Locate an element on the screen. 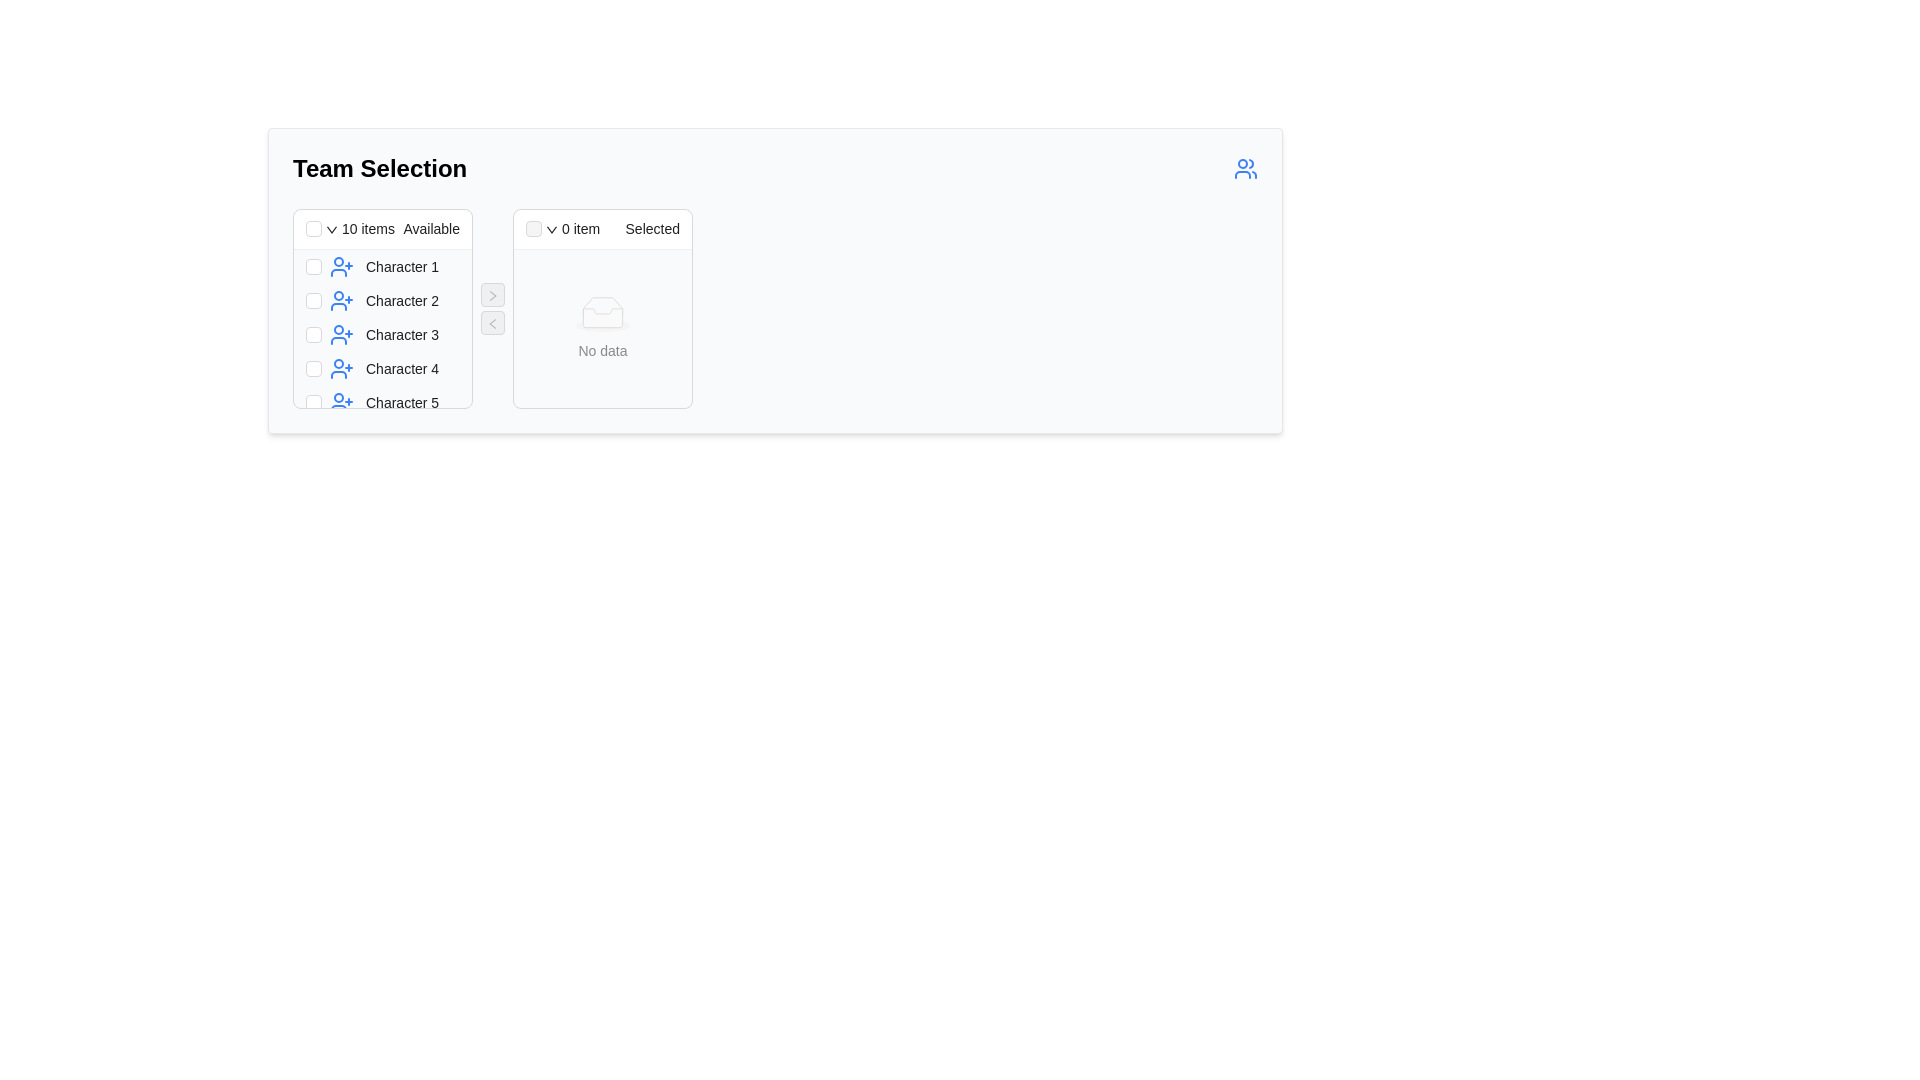  the icon for 'Character 3' located to the left of the text is located at coordinates (341, 334).